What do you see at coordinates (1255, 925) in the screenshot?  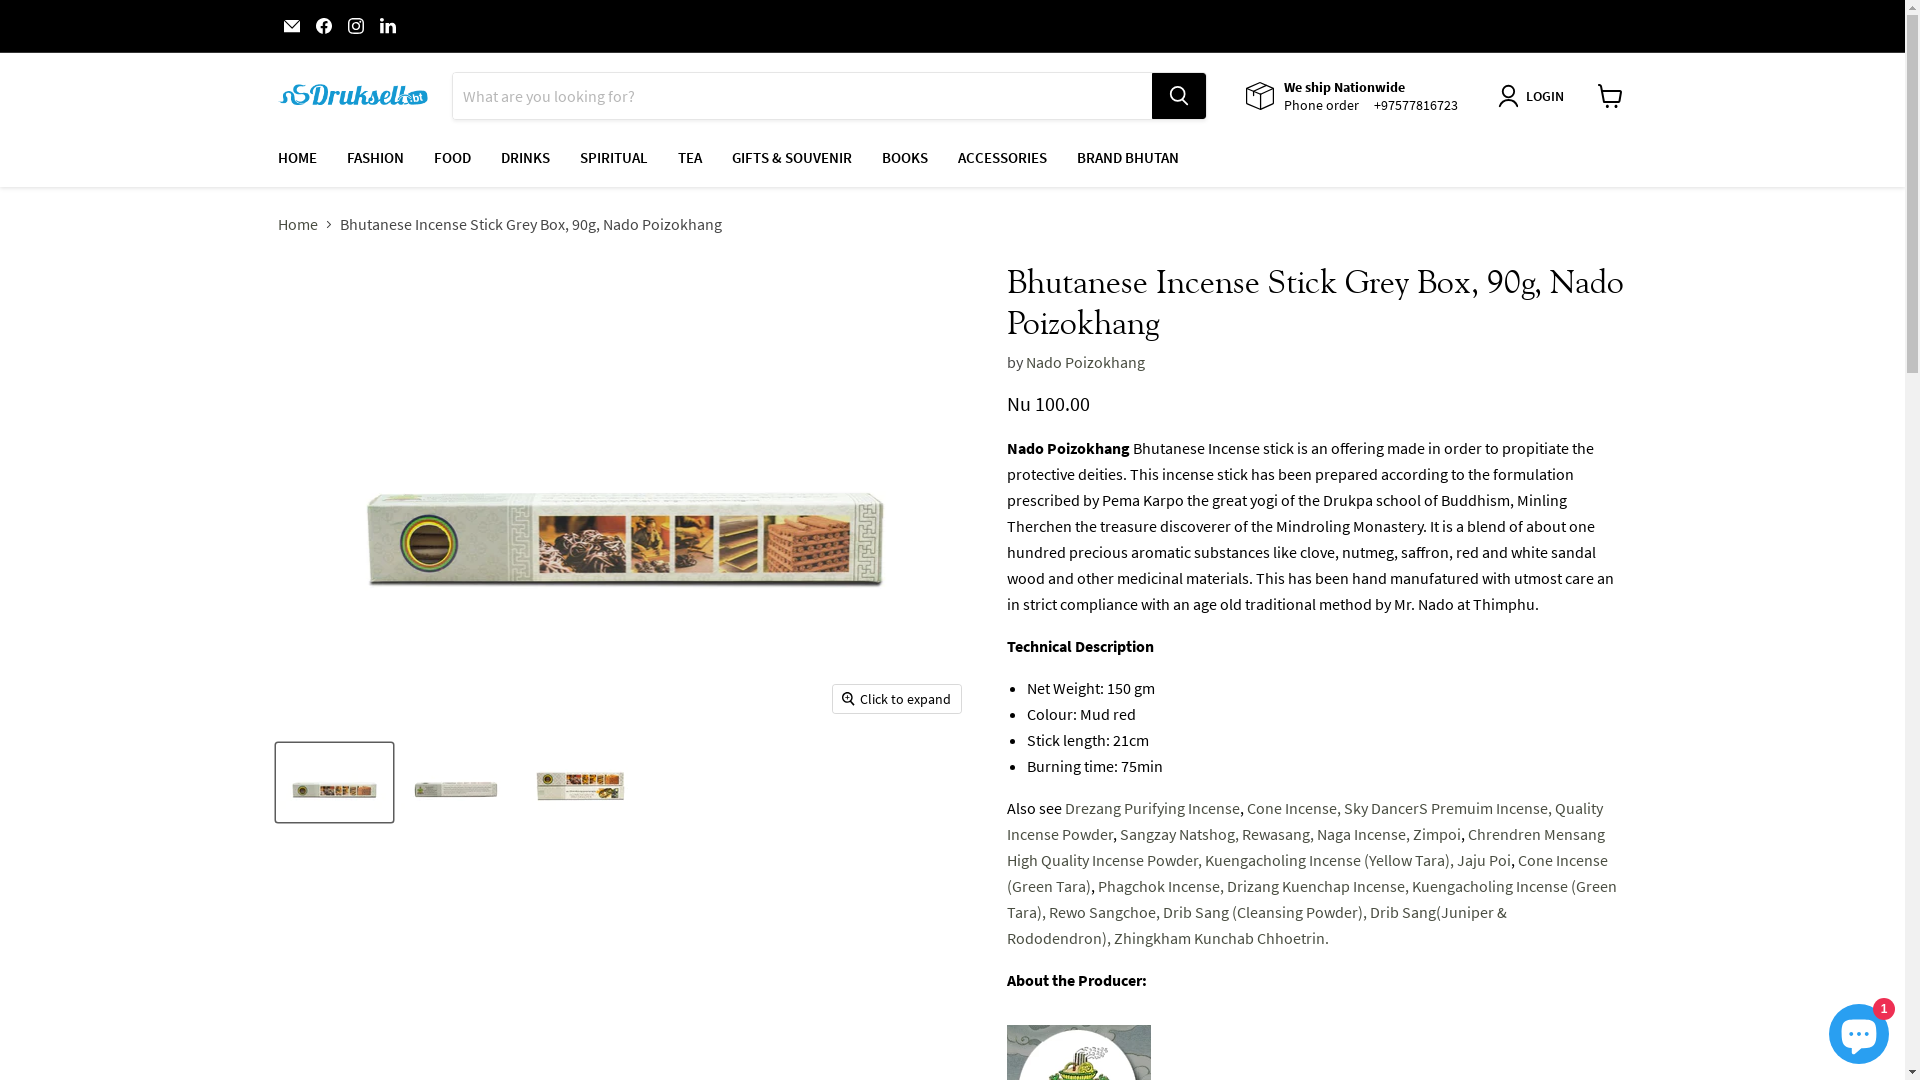 I see `'Drib Sang(Juniper & Rododendron),'` at bounding box center [1255, 925].